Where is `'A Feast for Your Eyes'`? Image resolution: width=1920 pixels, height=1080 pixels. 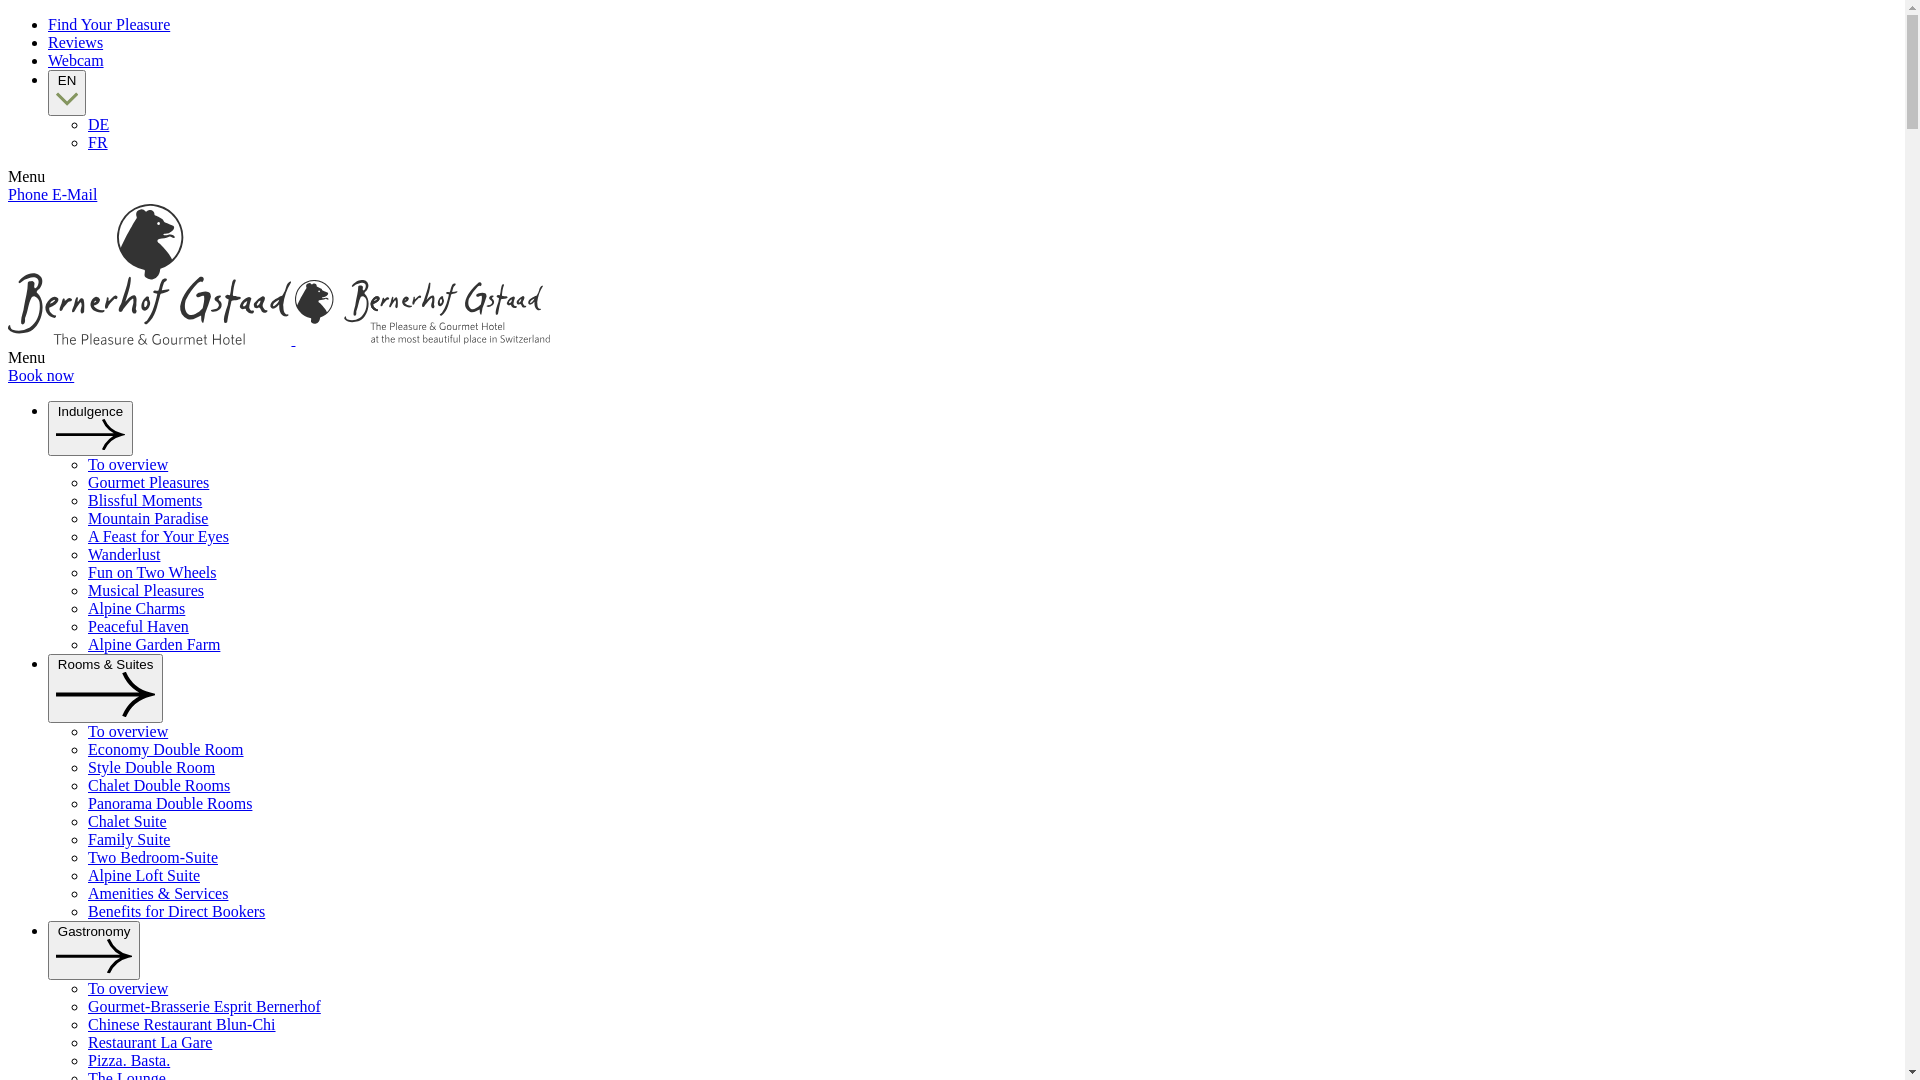 'A Feast for Your Eyes' is located at coordinates (157, 535).